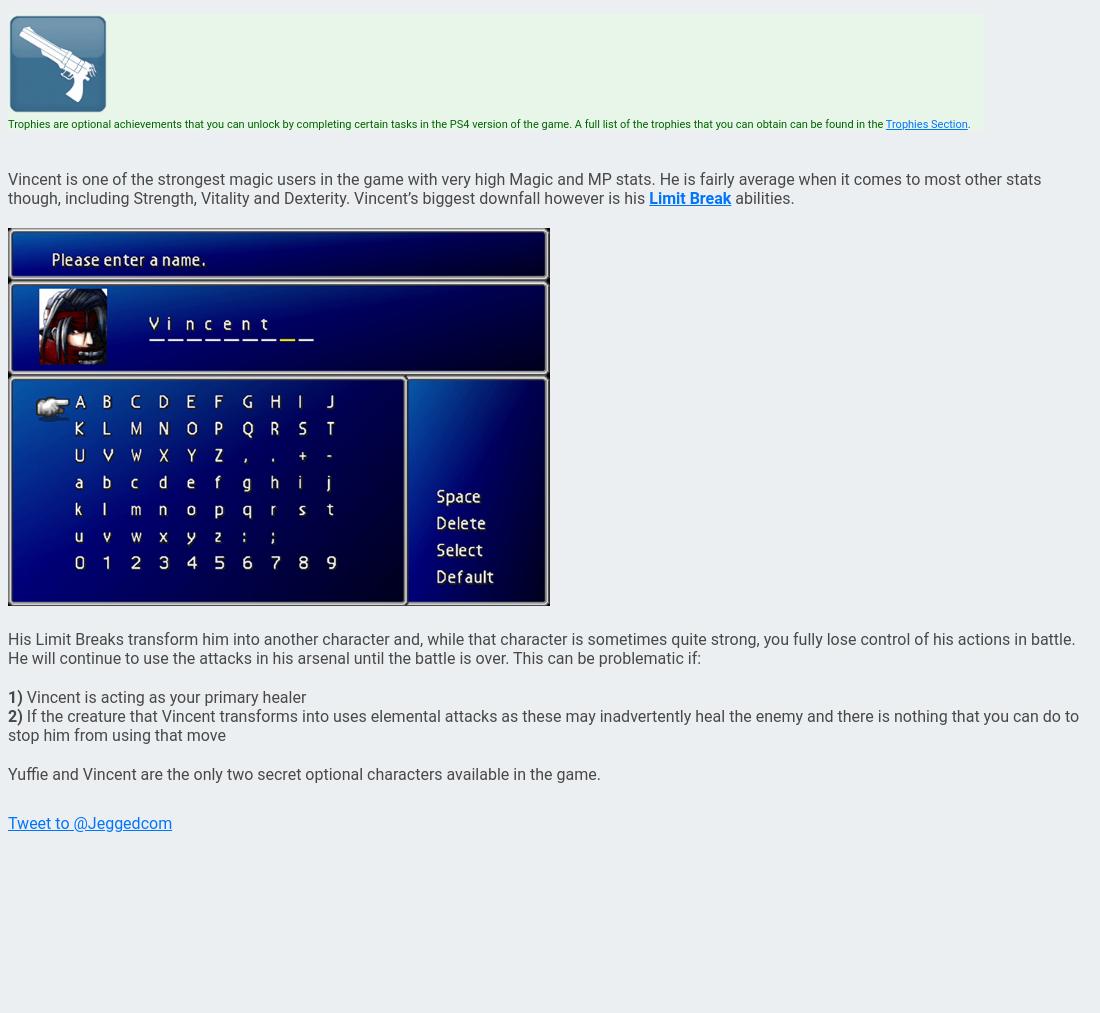  I want to click on 'Tweet to @Jeggedcom', so click(89, 822).